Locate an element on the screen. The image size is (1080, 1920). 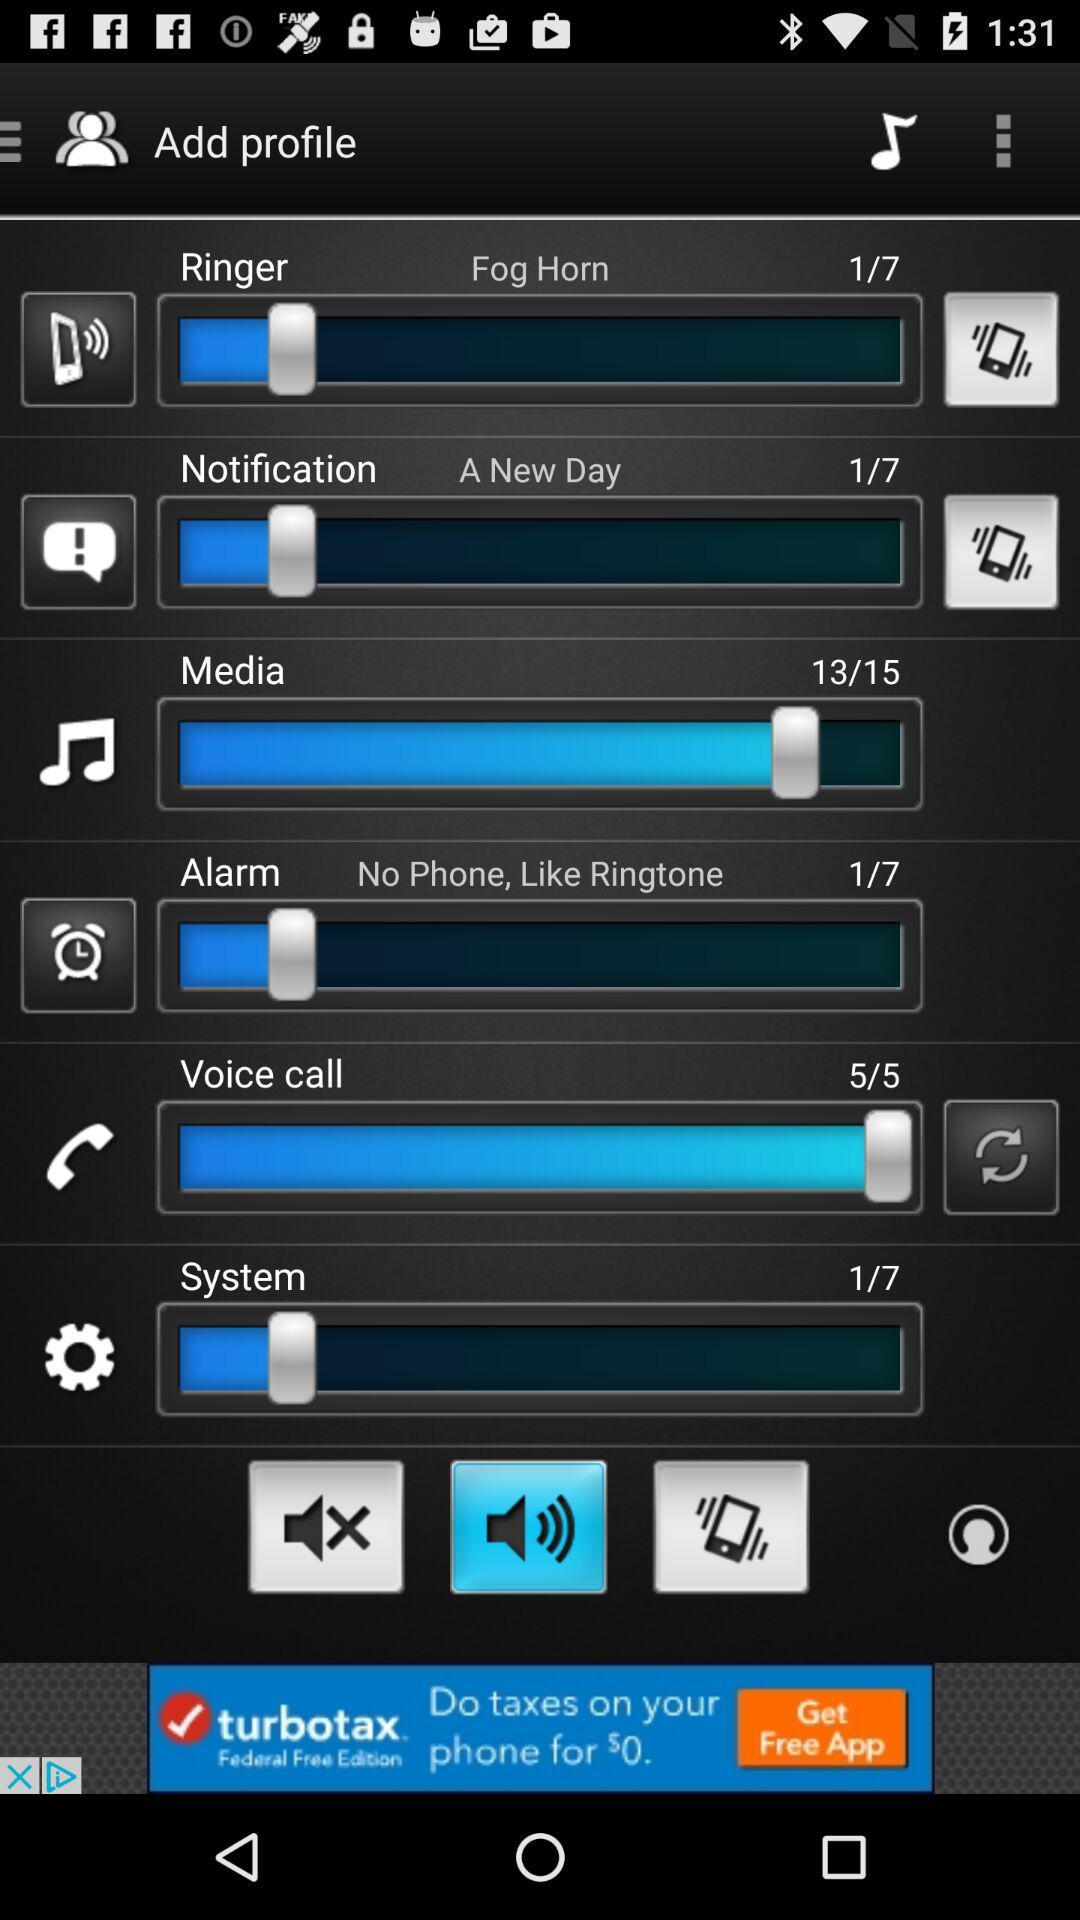
ring tones is located at coordinates (731, 1525).